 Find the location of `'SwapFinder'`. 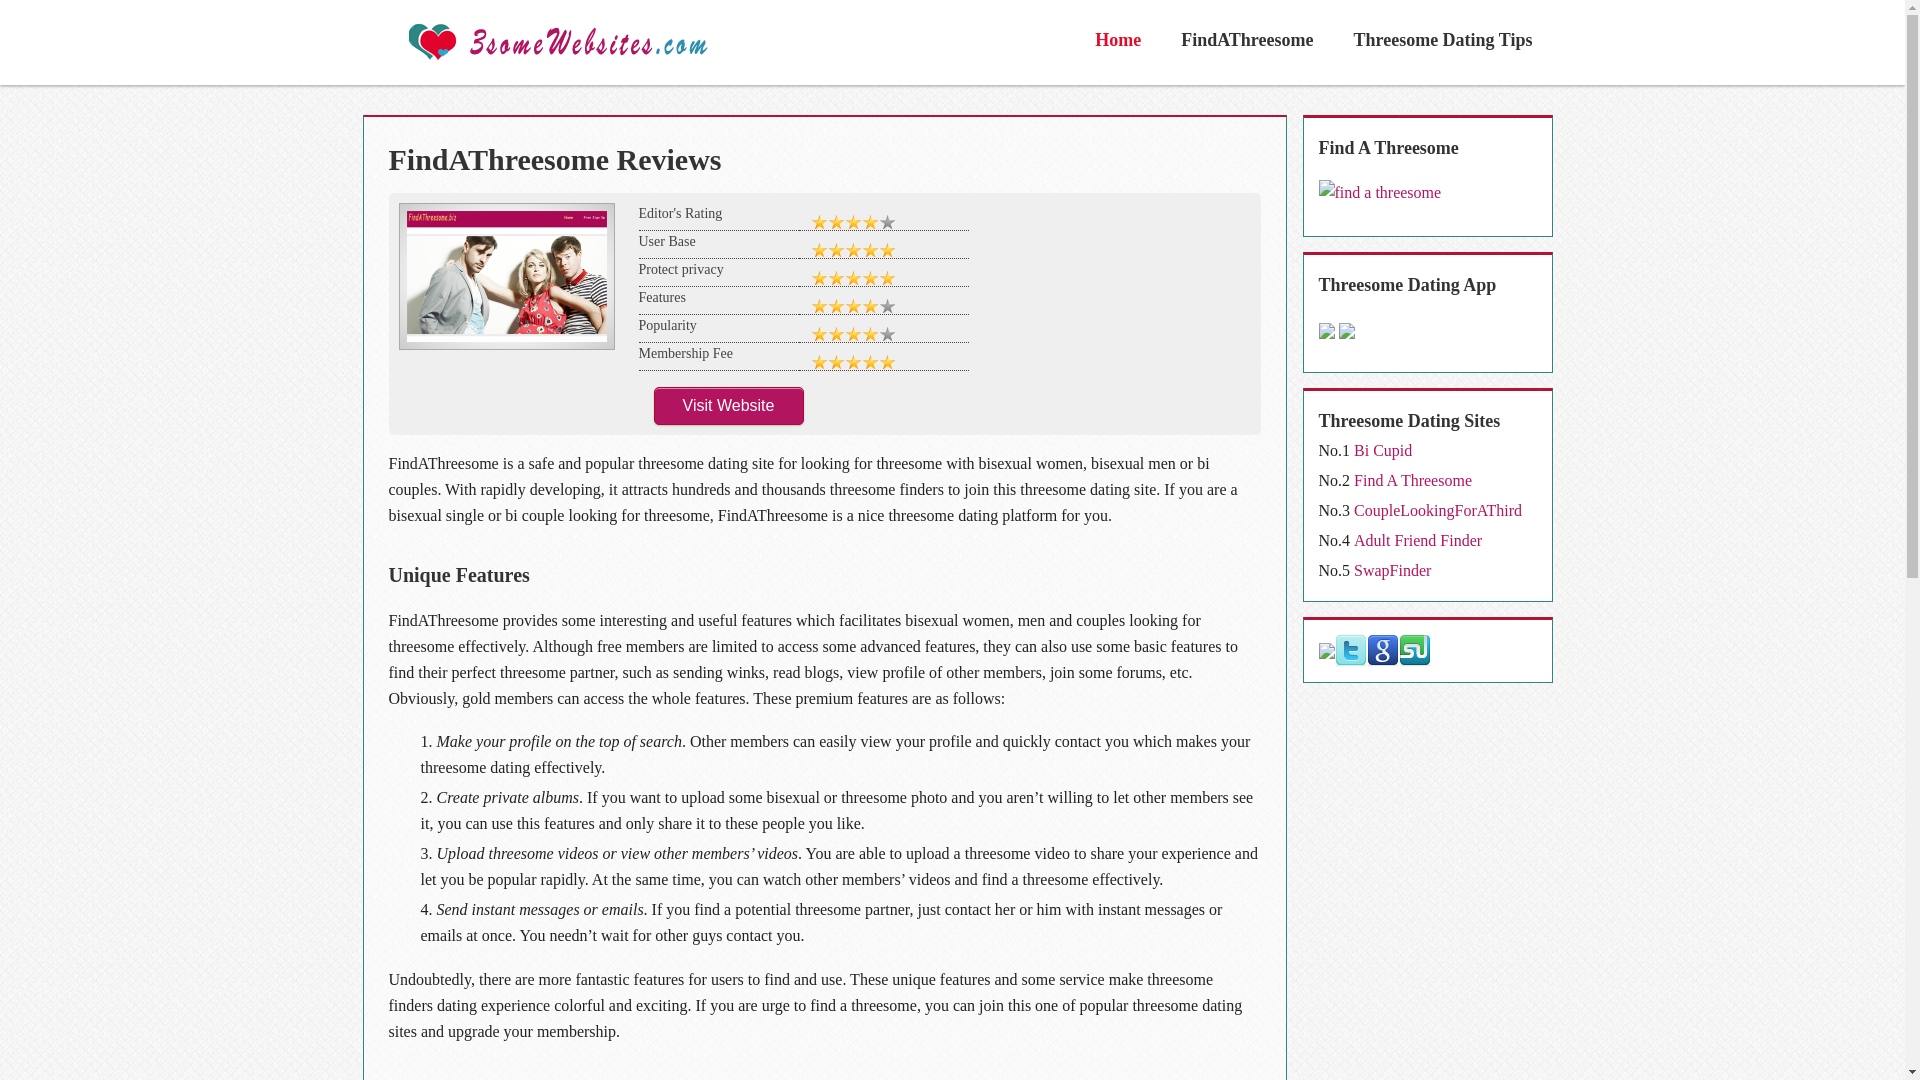

'SwapFinder' is located at coordinates (1391, 570).